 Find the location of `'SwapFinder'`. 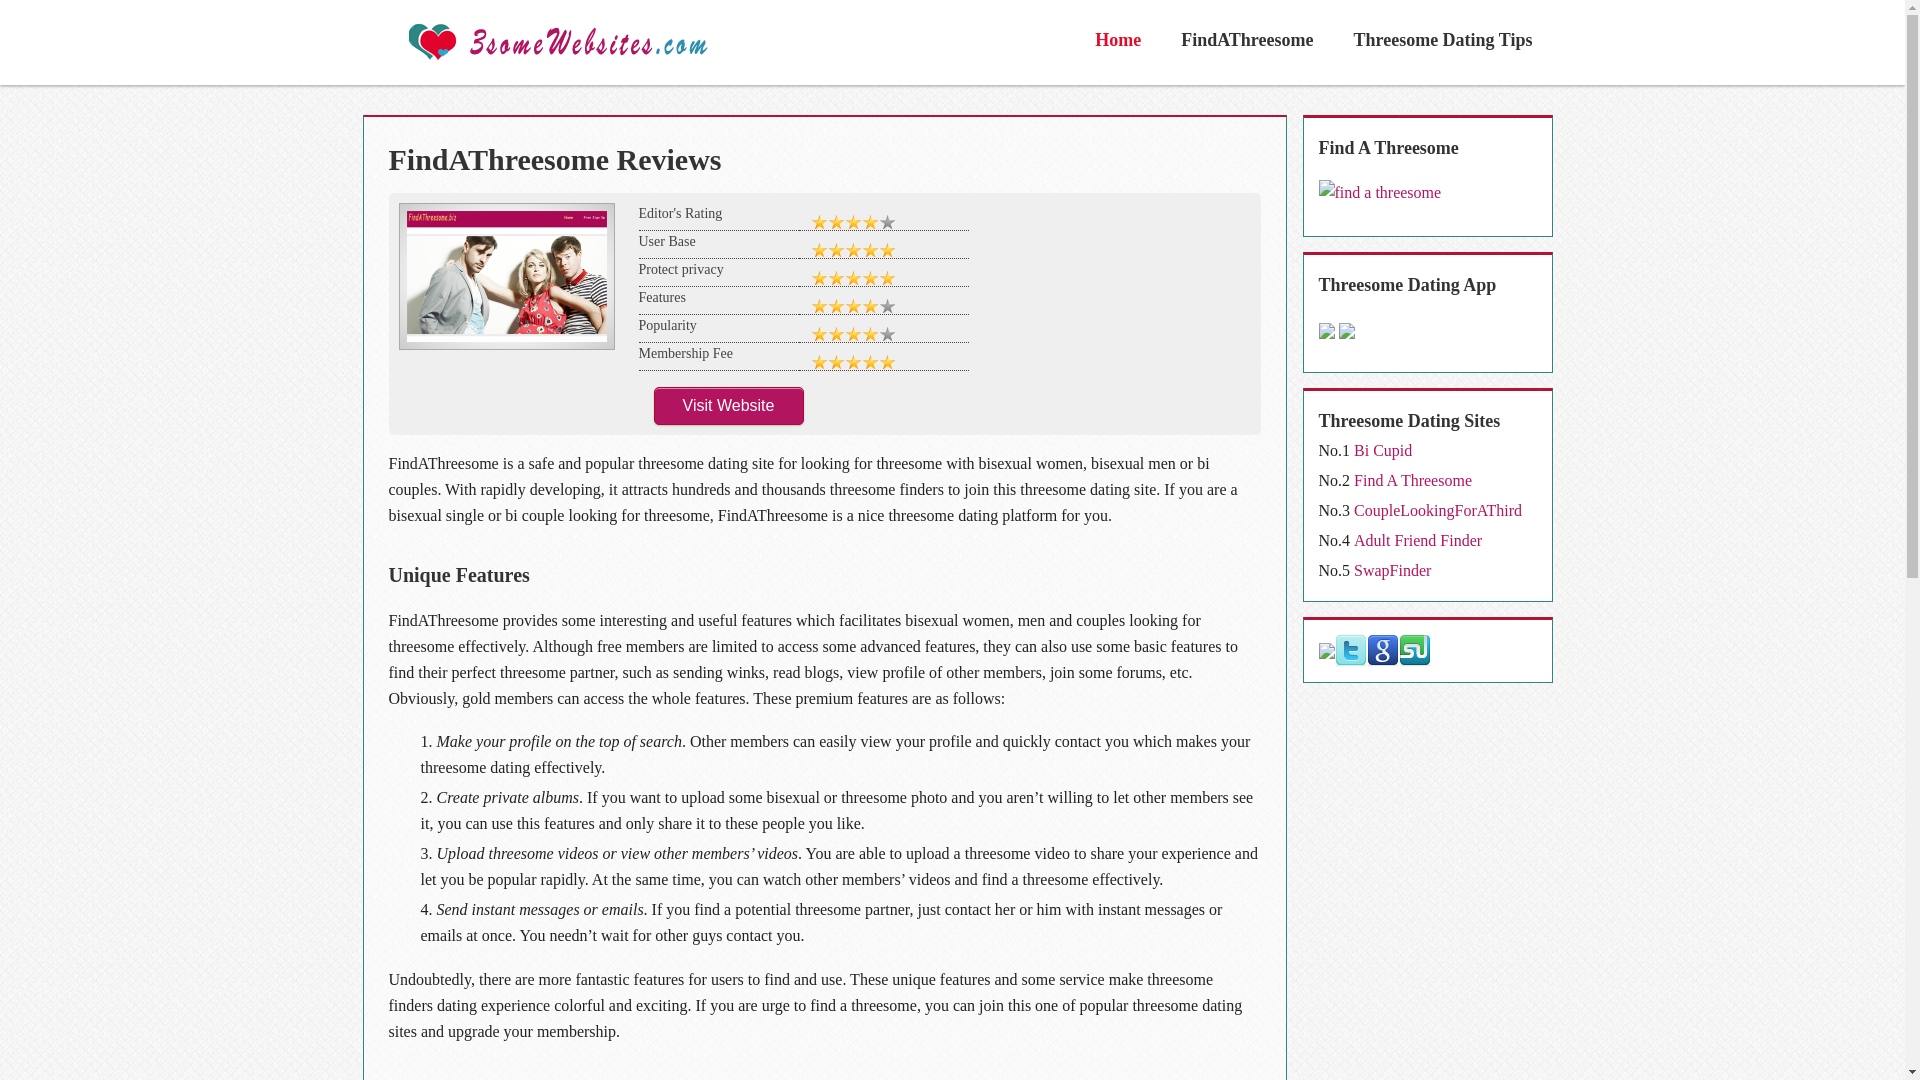

'SwapFinder' is located at coordinates (1391, 570).